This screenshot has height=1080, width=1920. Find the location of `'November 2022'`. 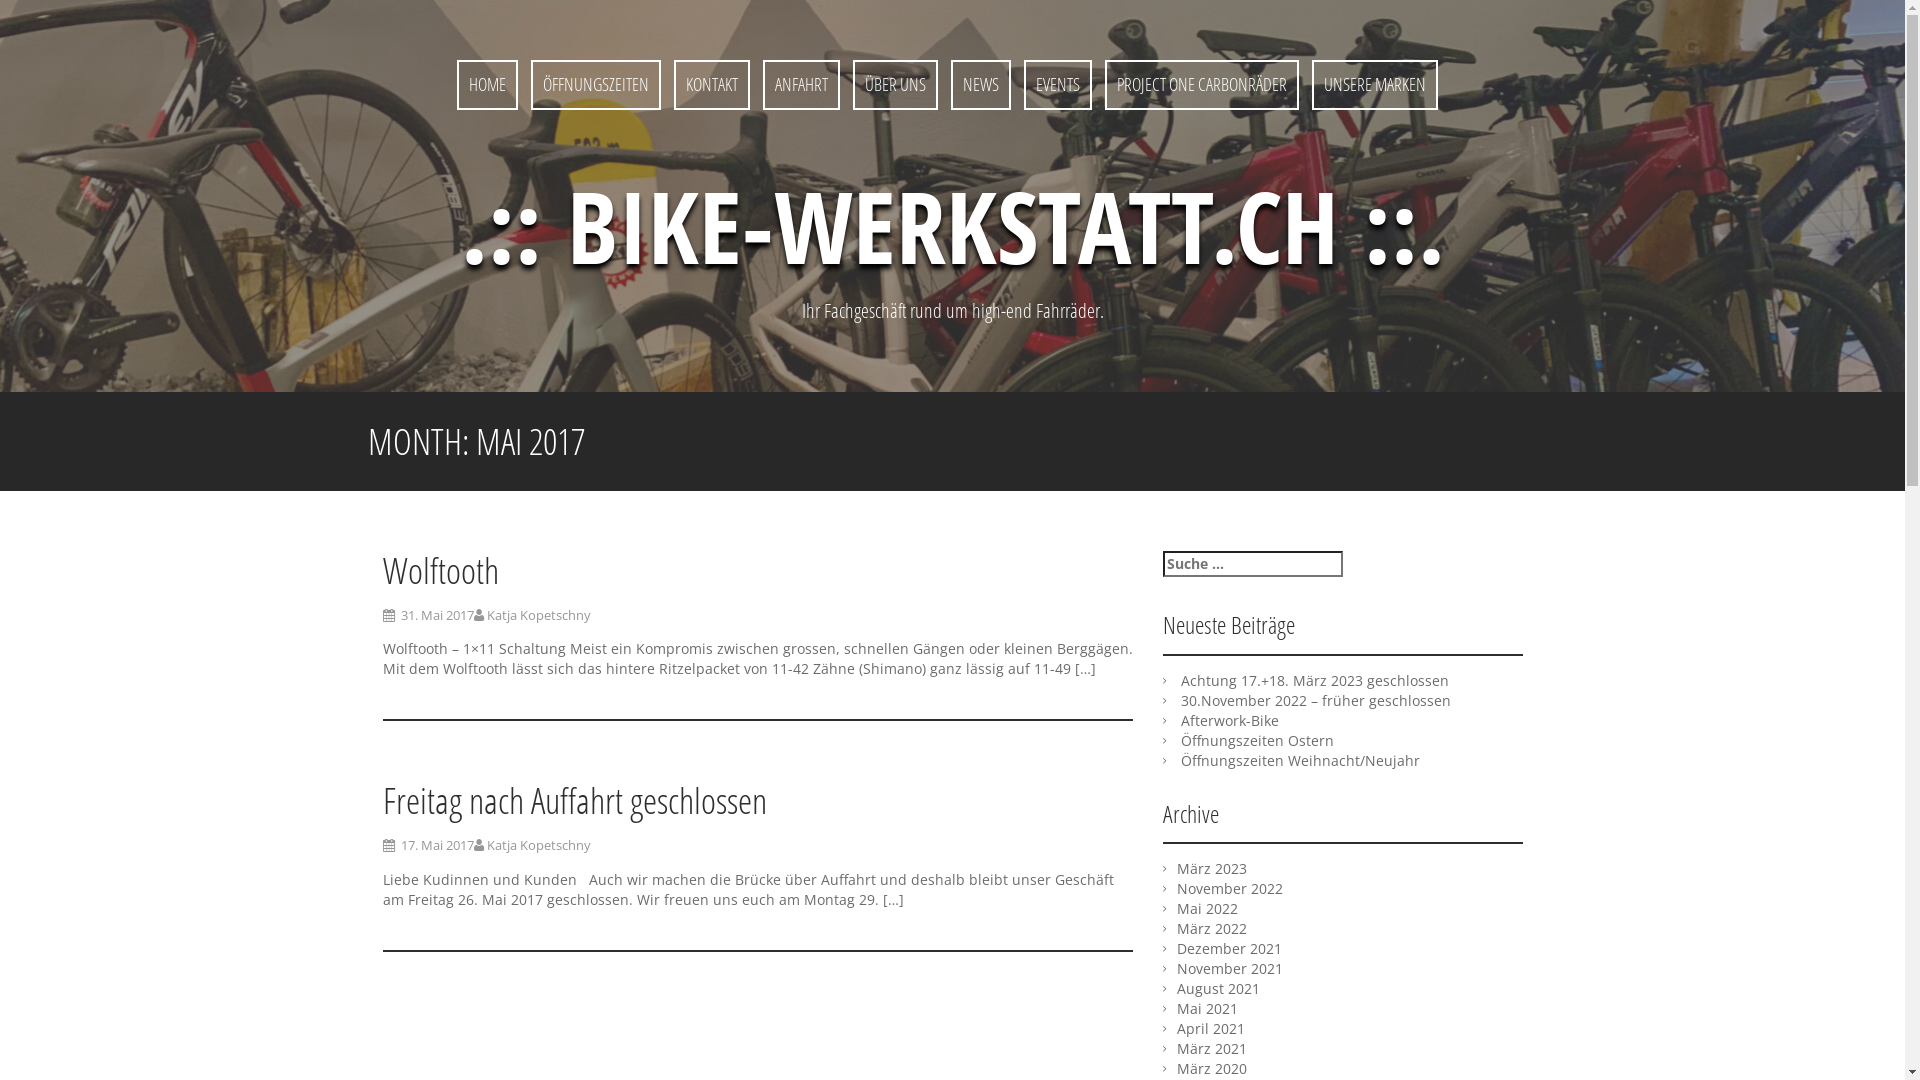

'November 2022' is located at coordinates (1227, 887).